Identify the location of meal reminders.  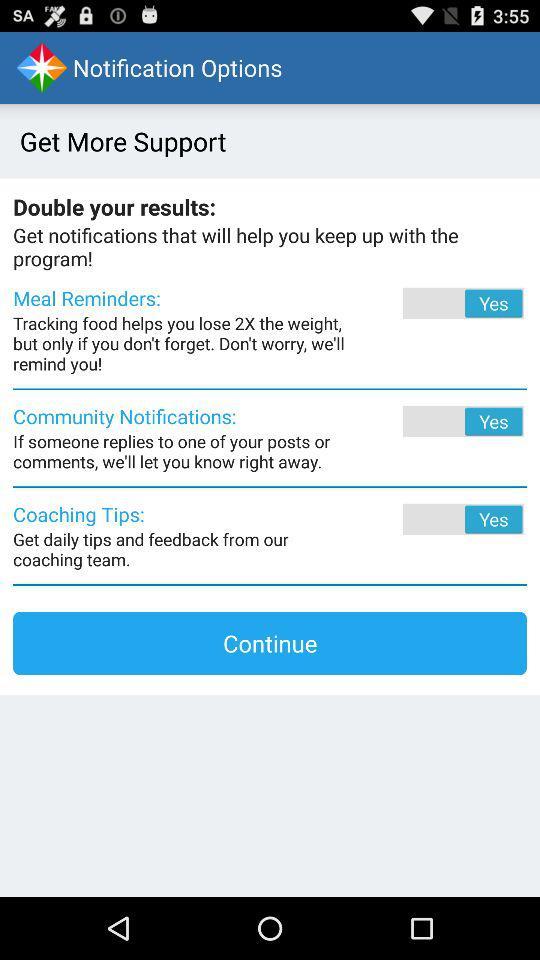
(435, 303).